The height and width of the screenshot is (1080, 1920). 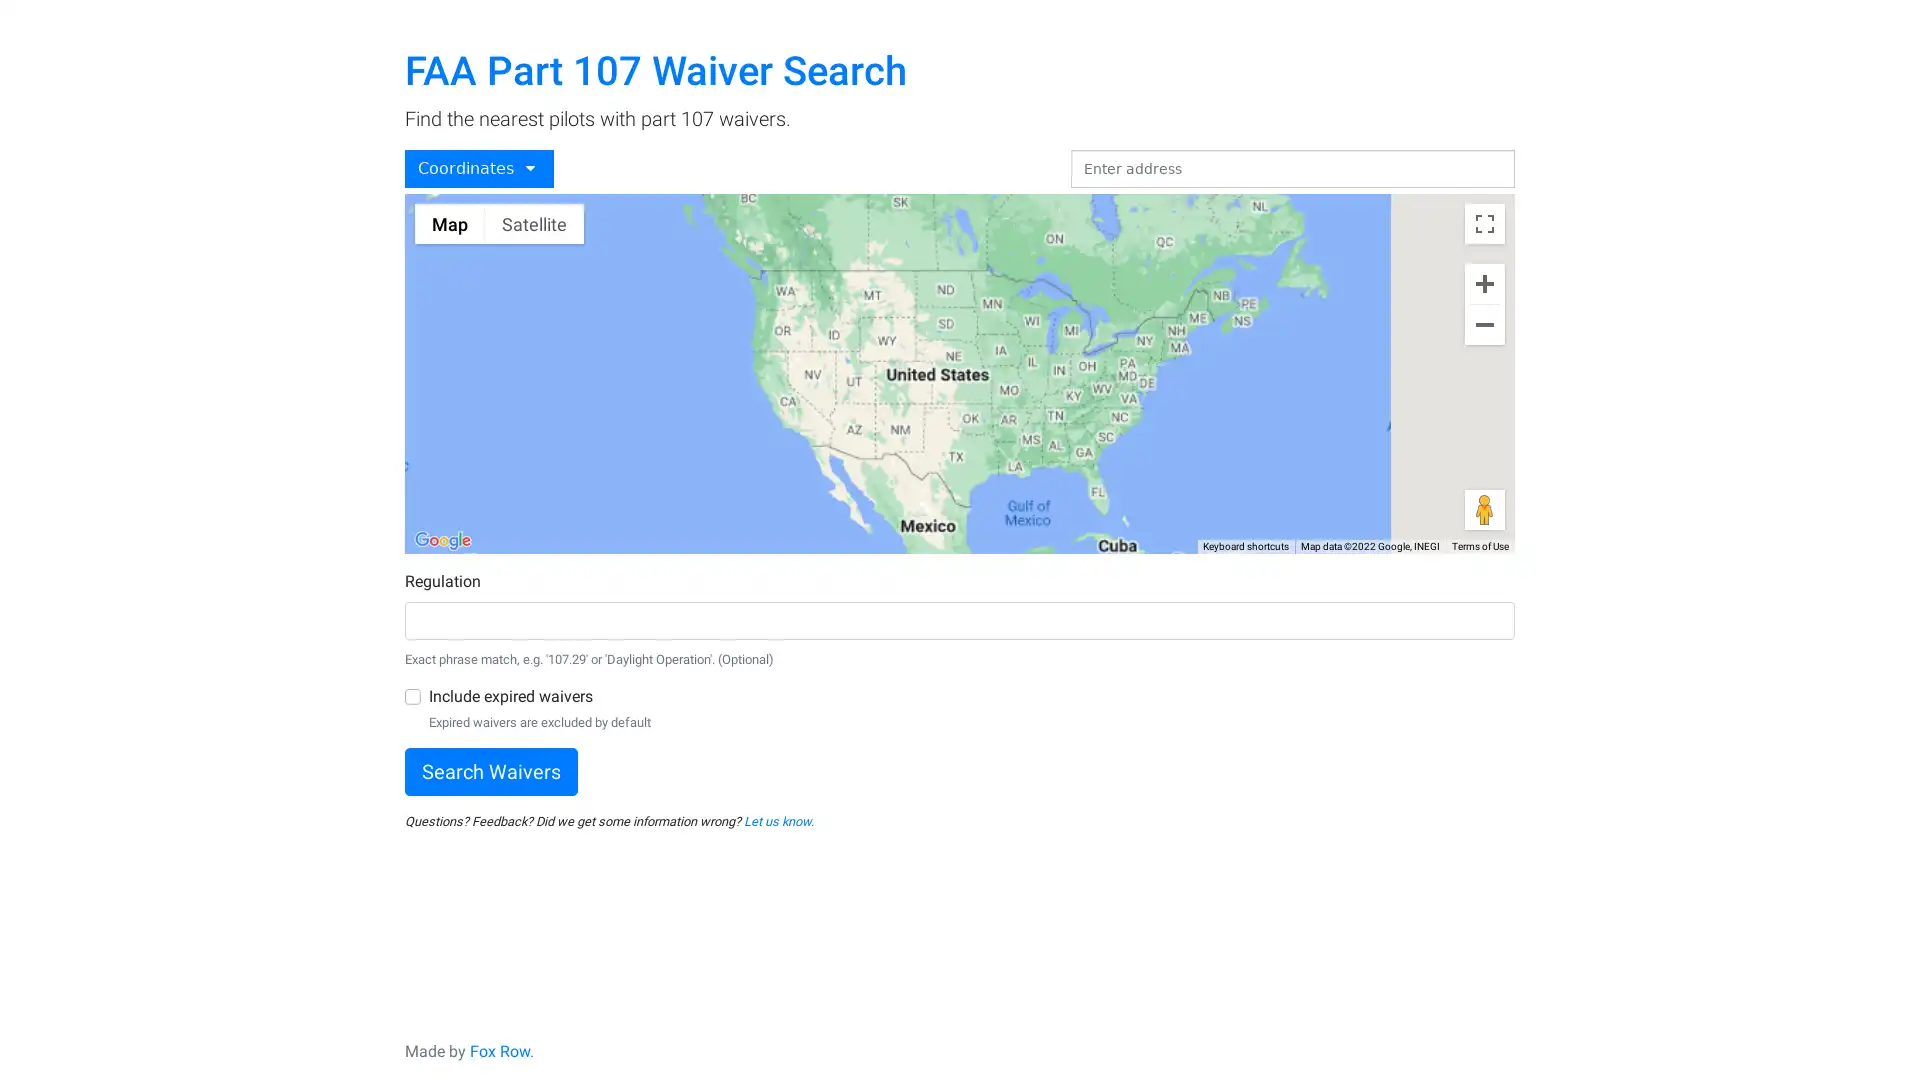 I want to click on Keyboard shortcuts, so click(x=1245, y=547).